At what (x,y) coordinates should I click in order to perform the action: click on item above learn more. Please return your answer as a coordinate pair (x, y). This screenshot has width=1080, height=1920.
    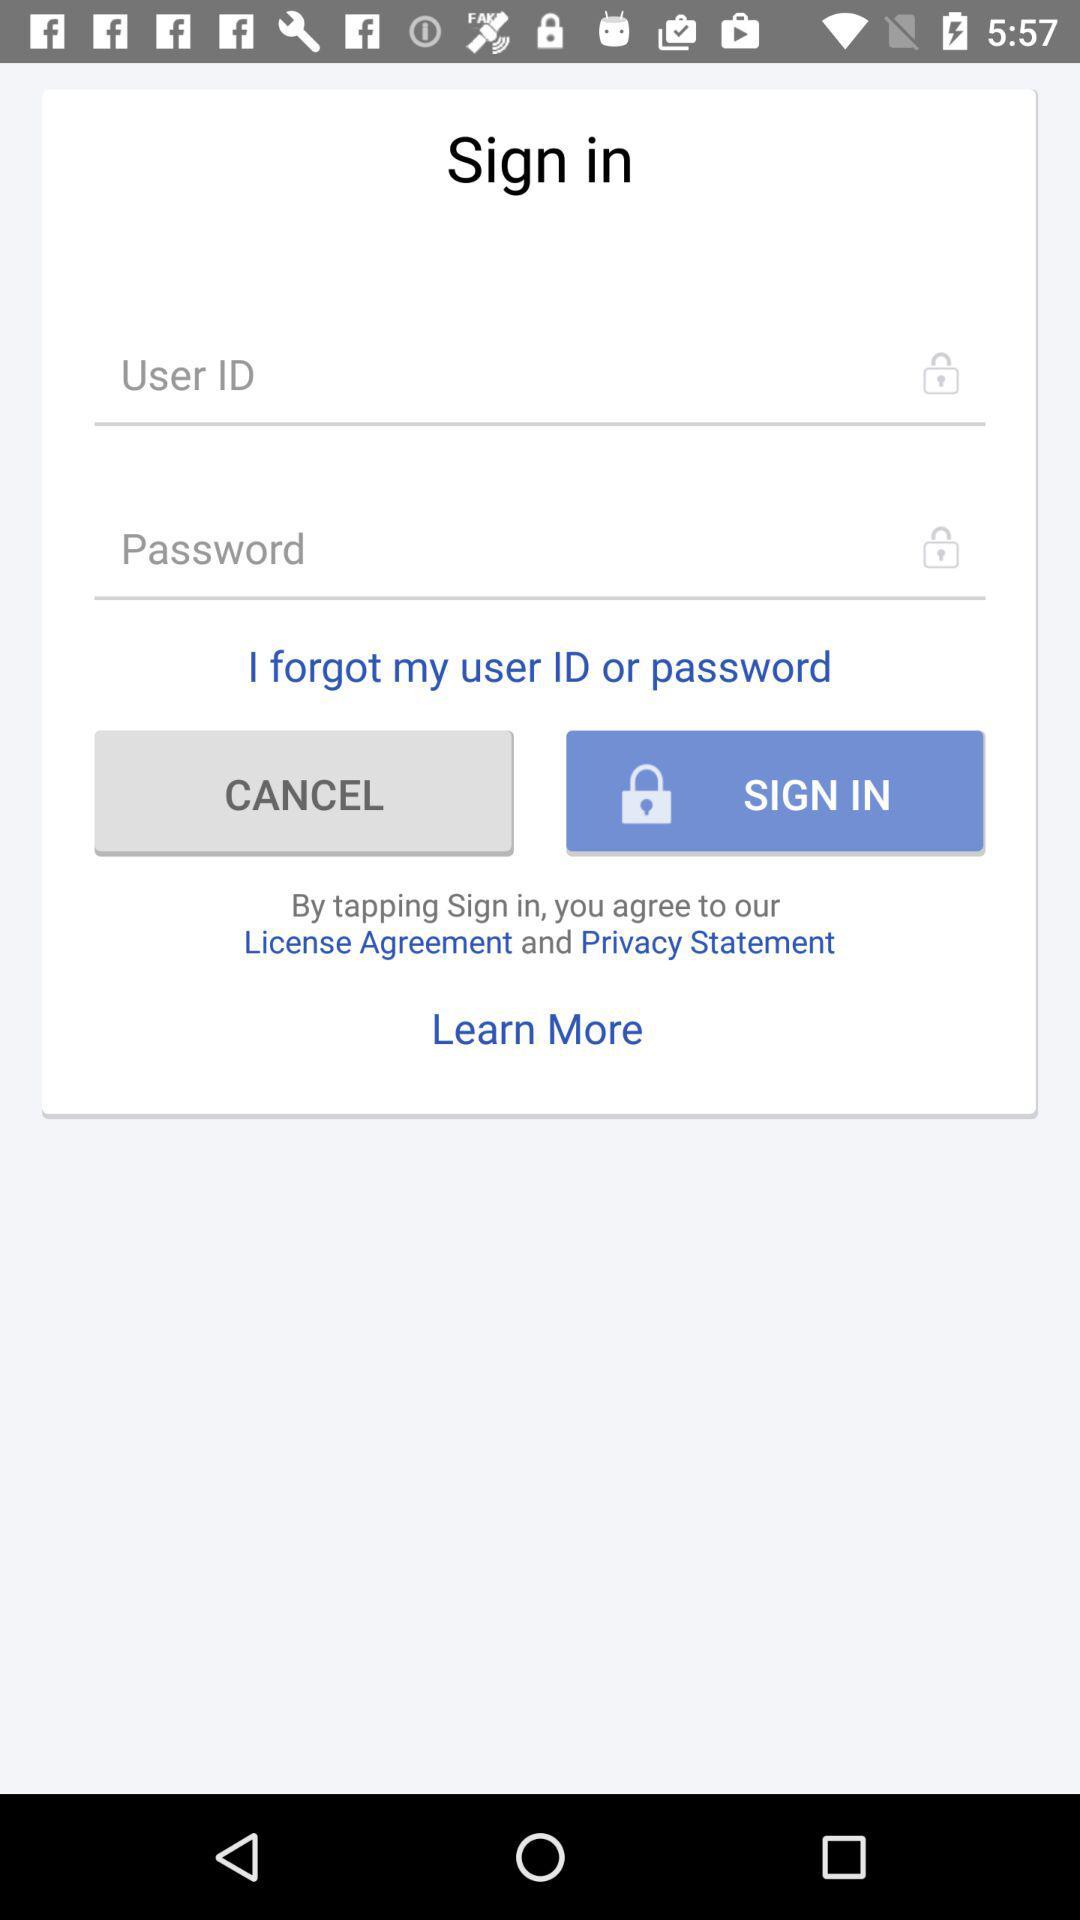
    Looking at the image, I should click on (538, 921).